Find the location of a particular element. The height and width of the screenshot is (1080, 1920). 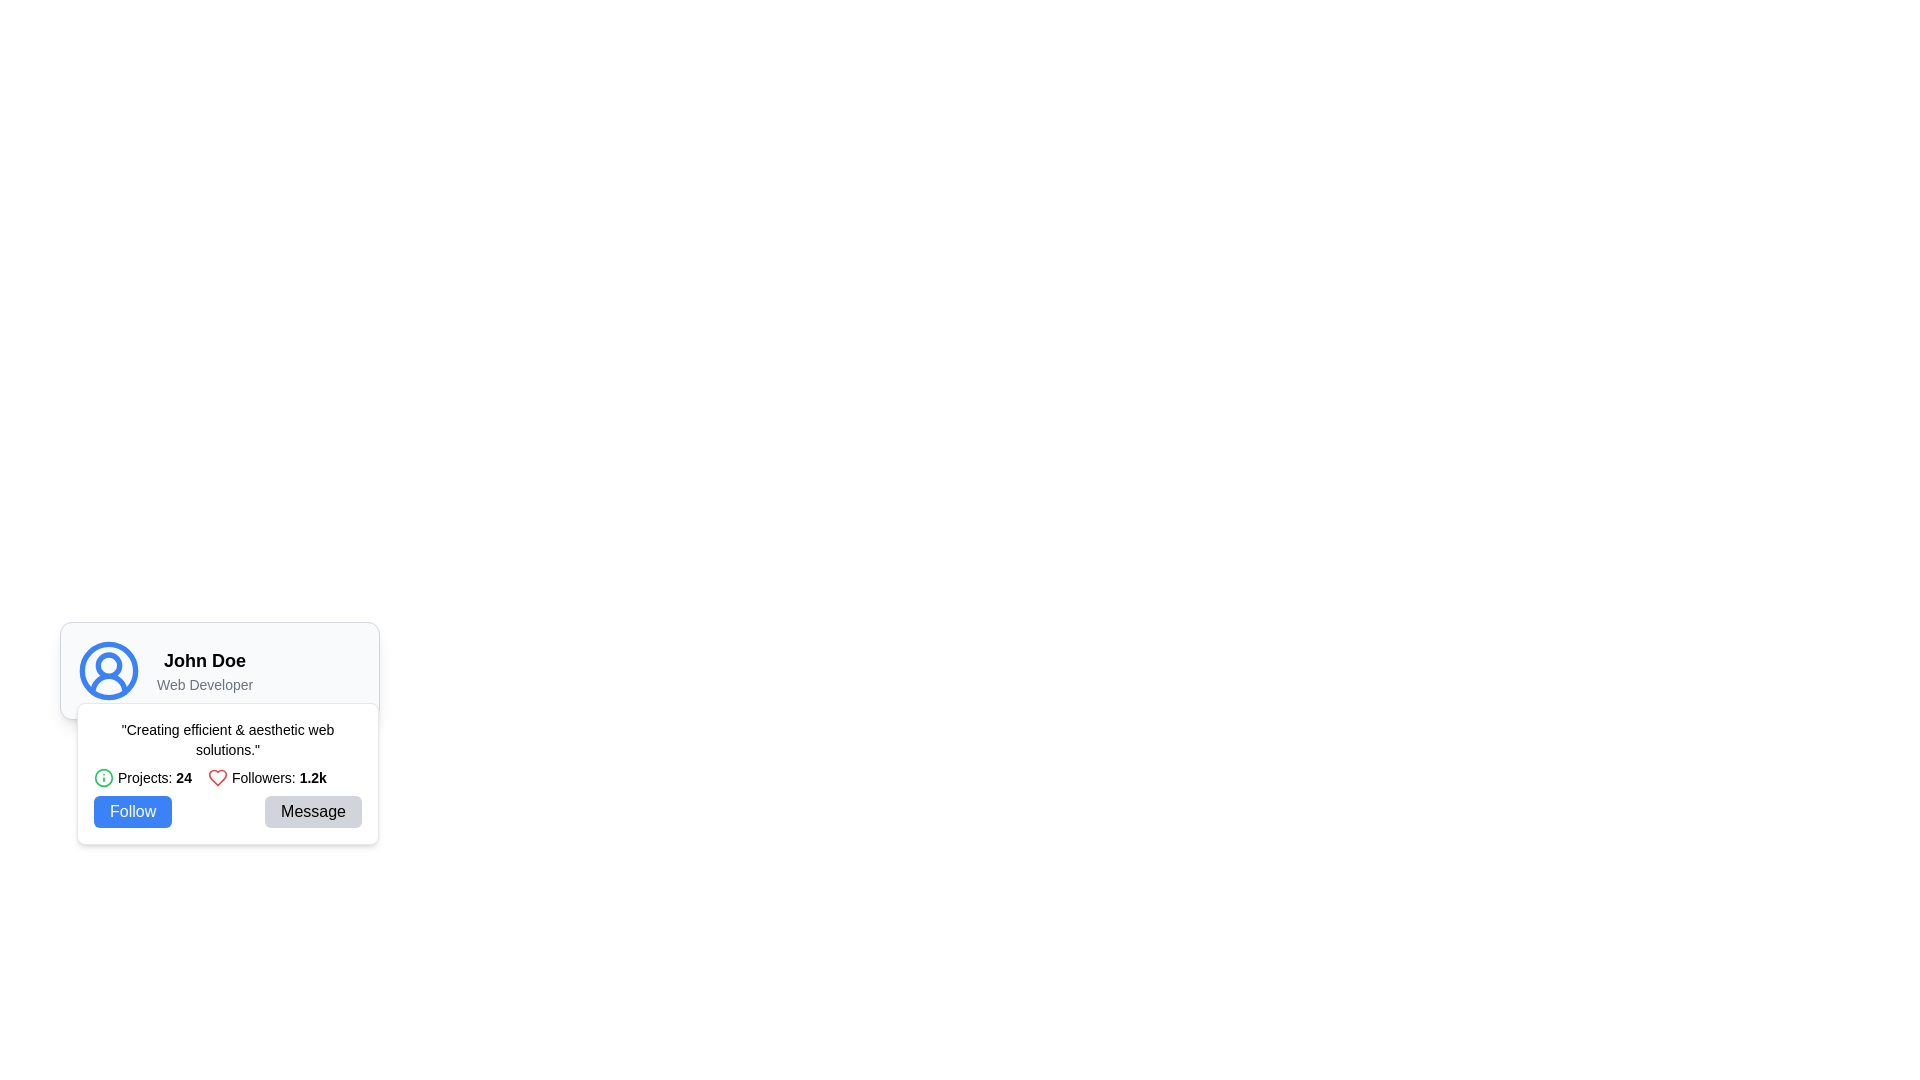

text content of the Statistical label displaying 'Projects: 24', which is located in the lower left section of the user information card, next to an icon and above the 'Followers' label is located at coordinates (153, 777).